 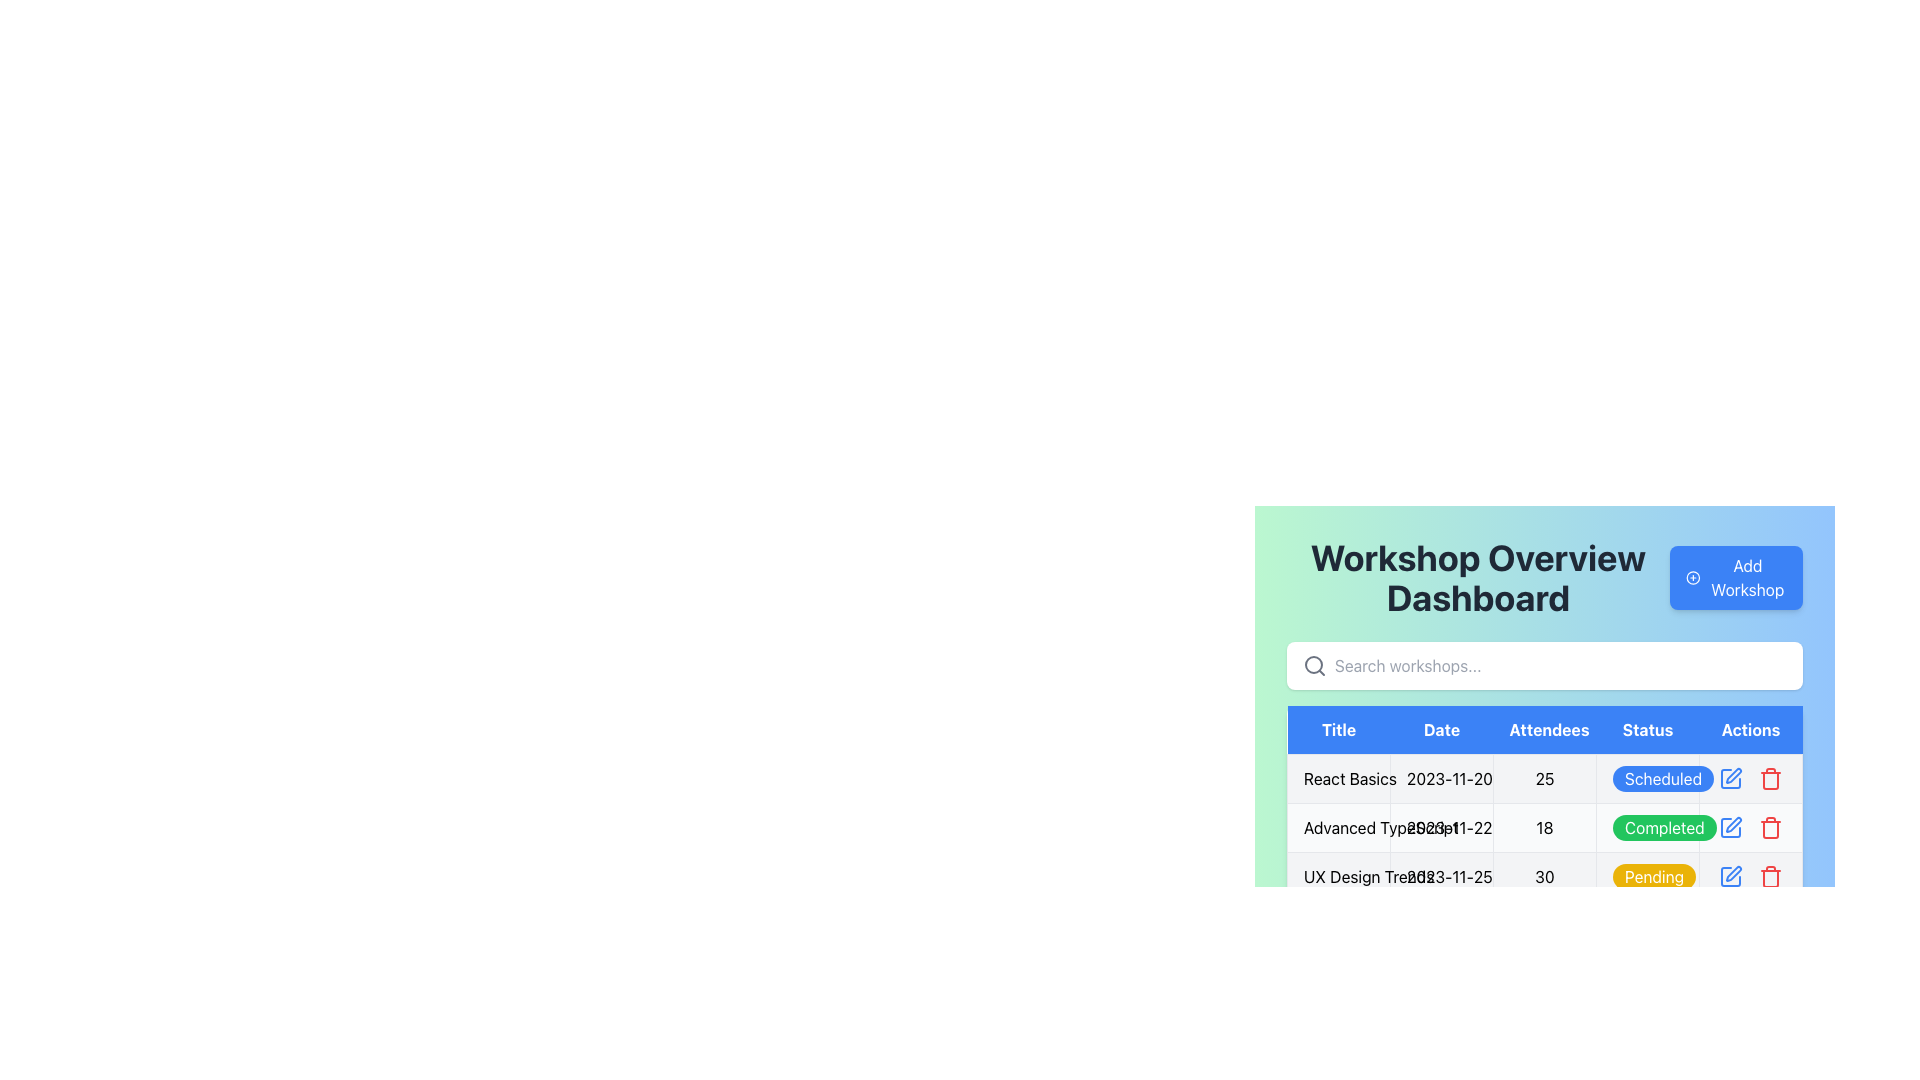 I want to click on text within the third row of the workshop management dashboard, which includes details like the workshop title, date, number of attendees, and status, so click(x=1544, y=875).